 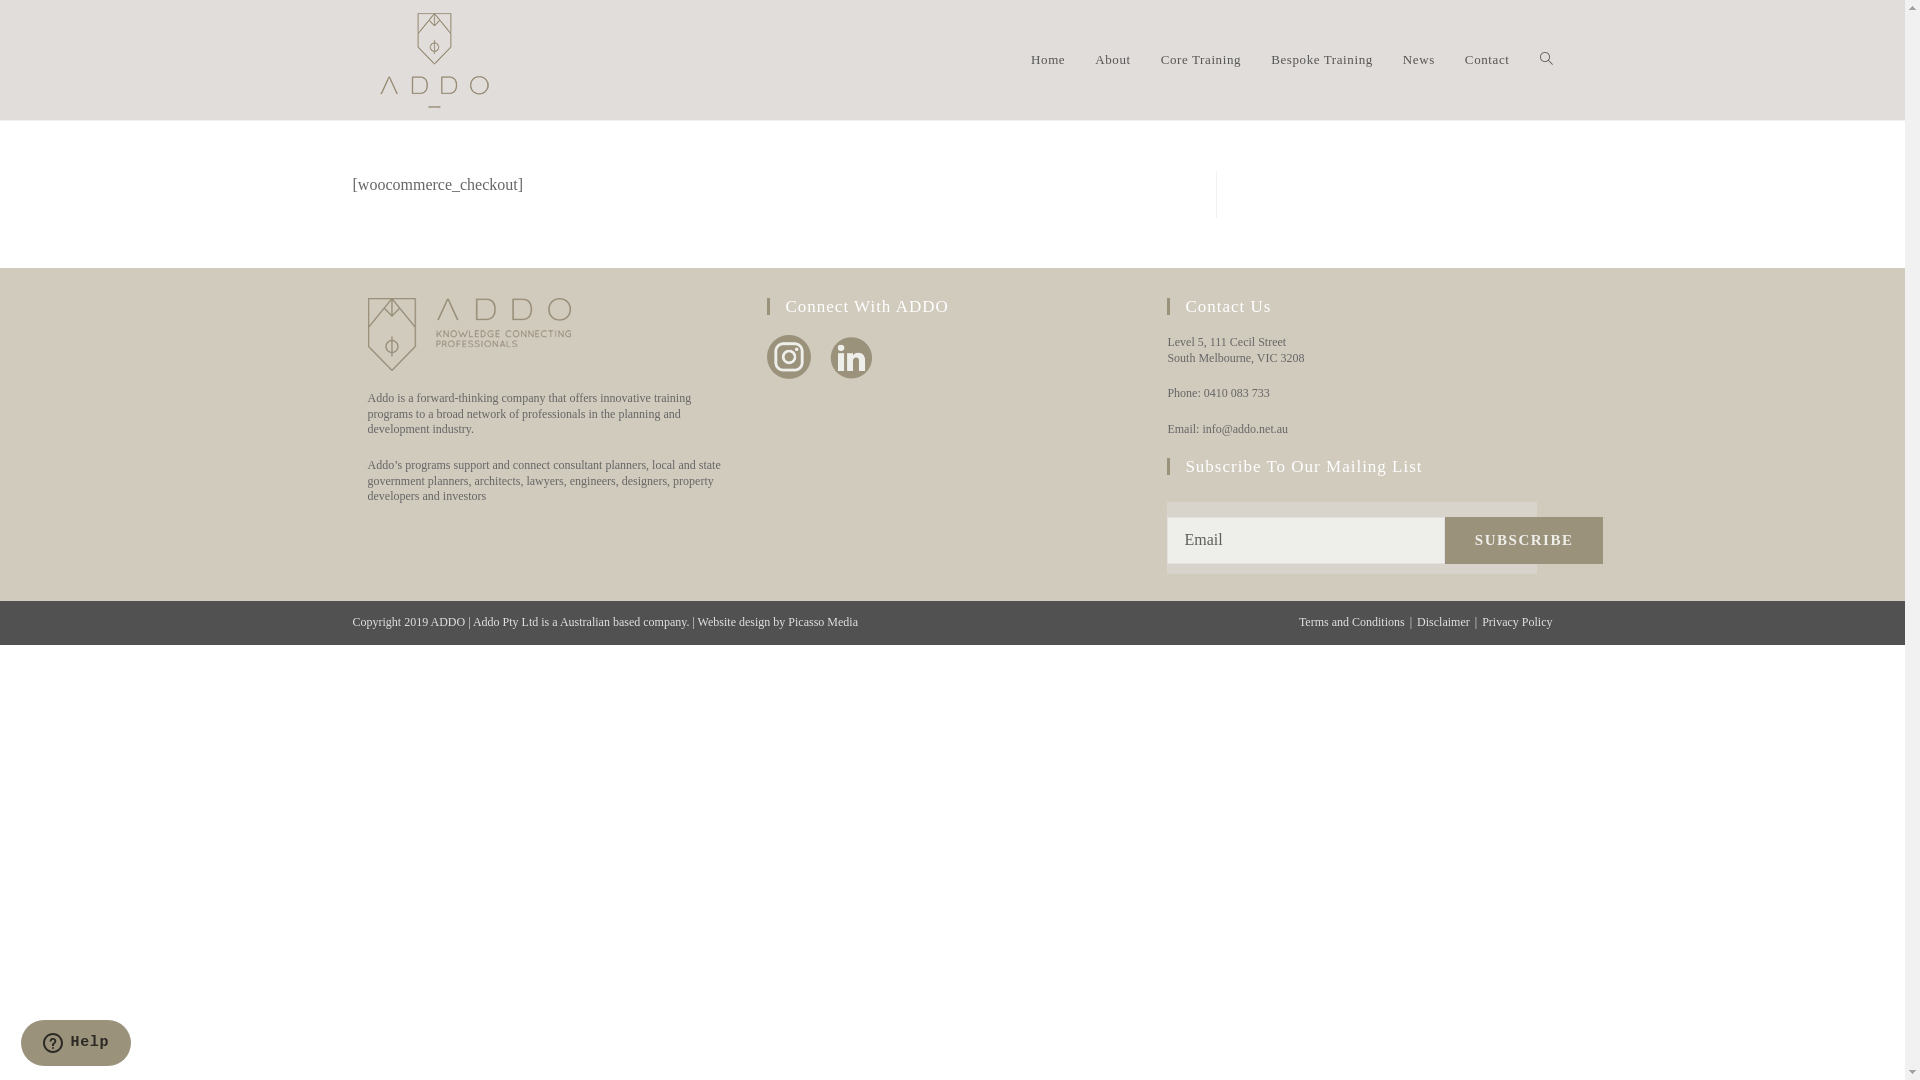 What do you see at coordinates (1243, 427) in the screenshot?
I see `'info@addo.net.au'` at bounding box center [1243, 427].